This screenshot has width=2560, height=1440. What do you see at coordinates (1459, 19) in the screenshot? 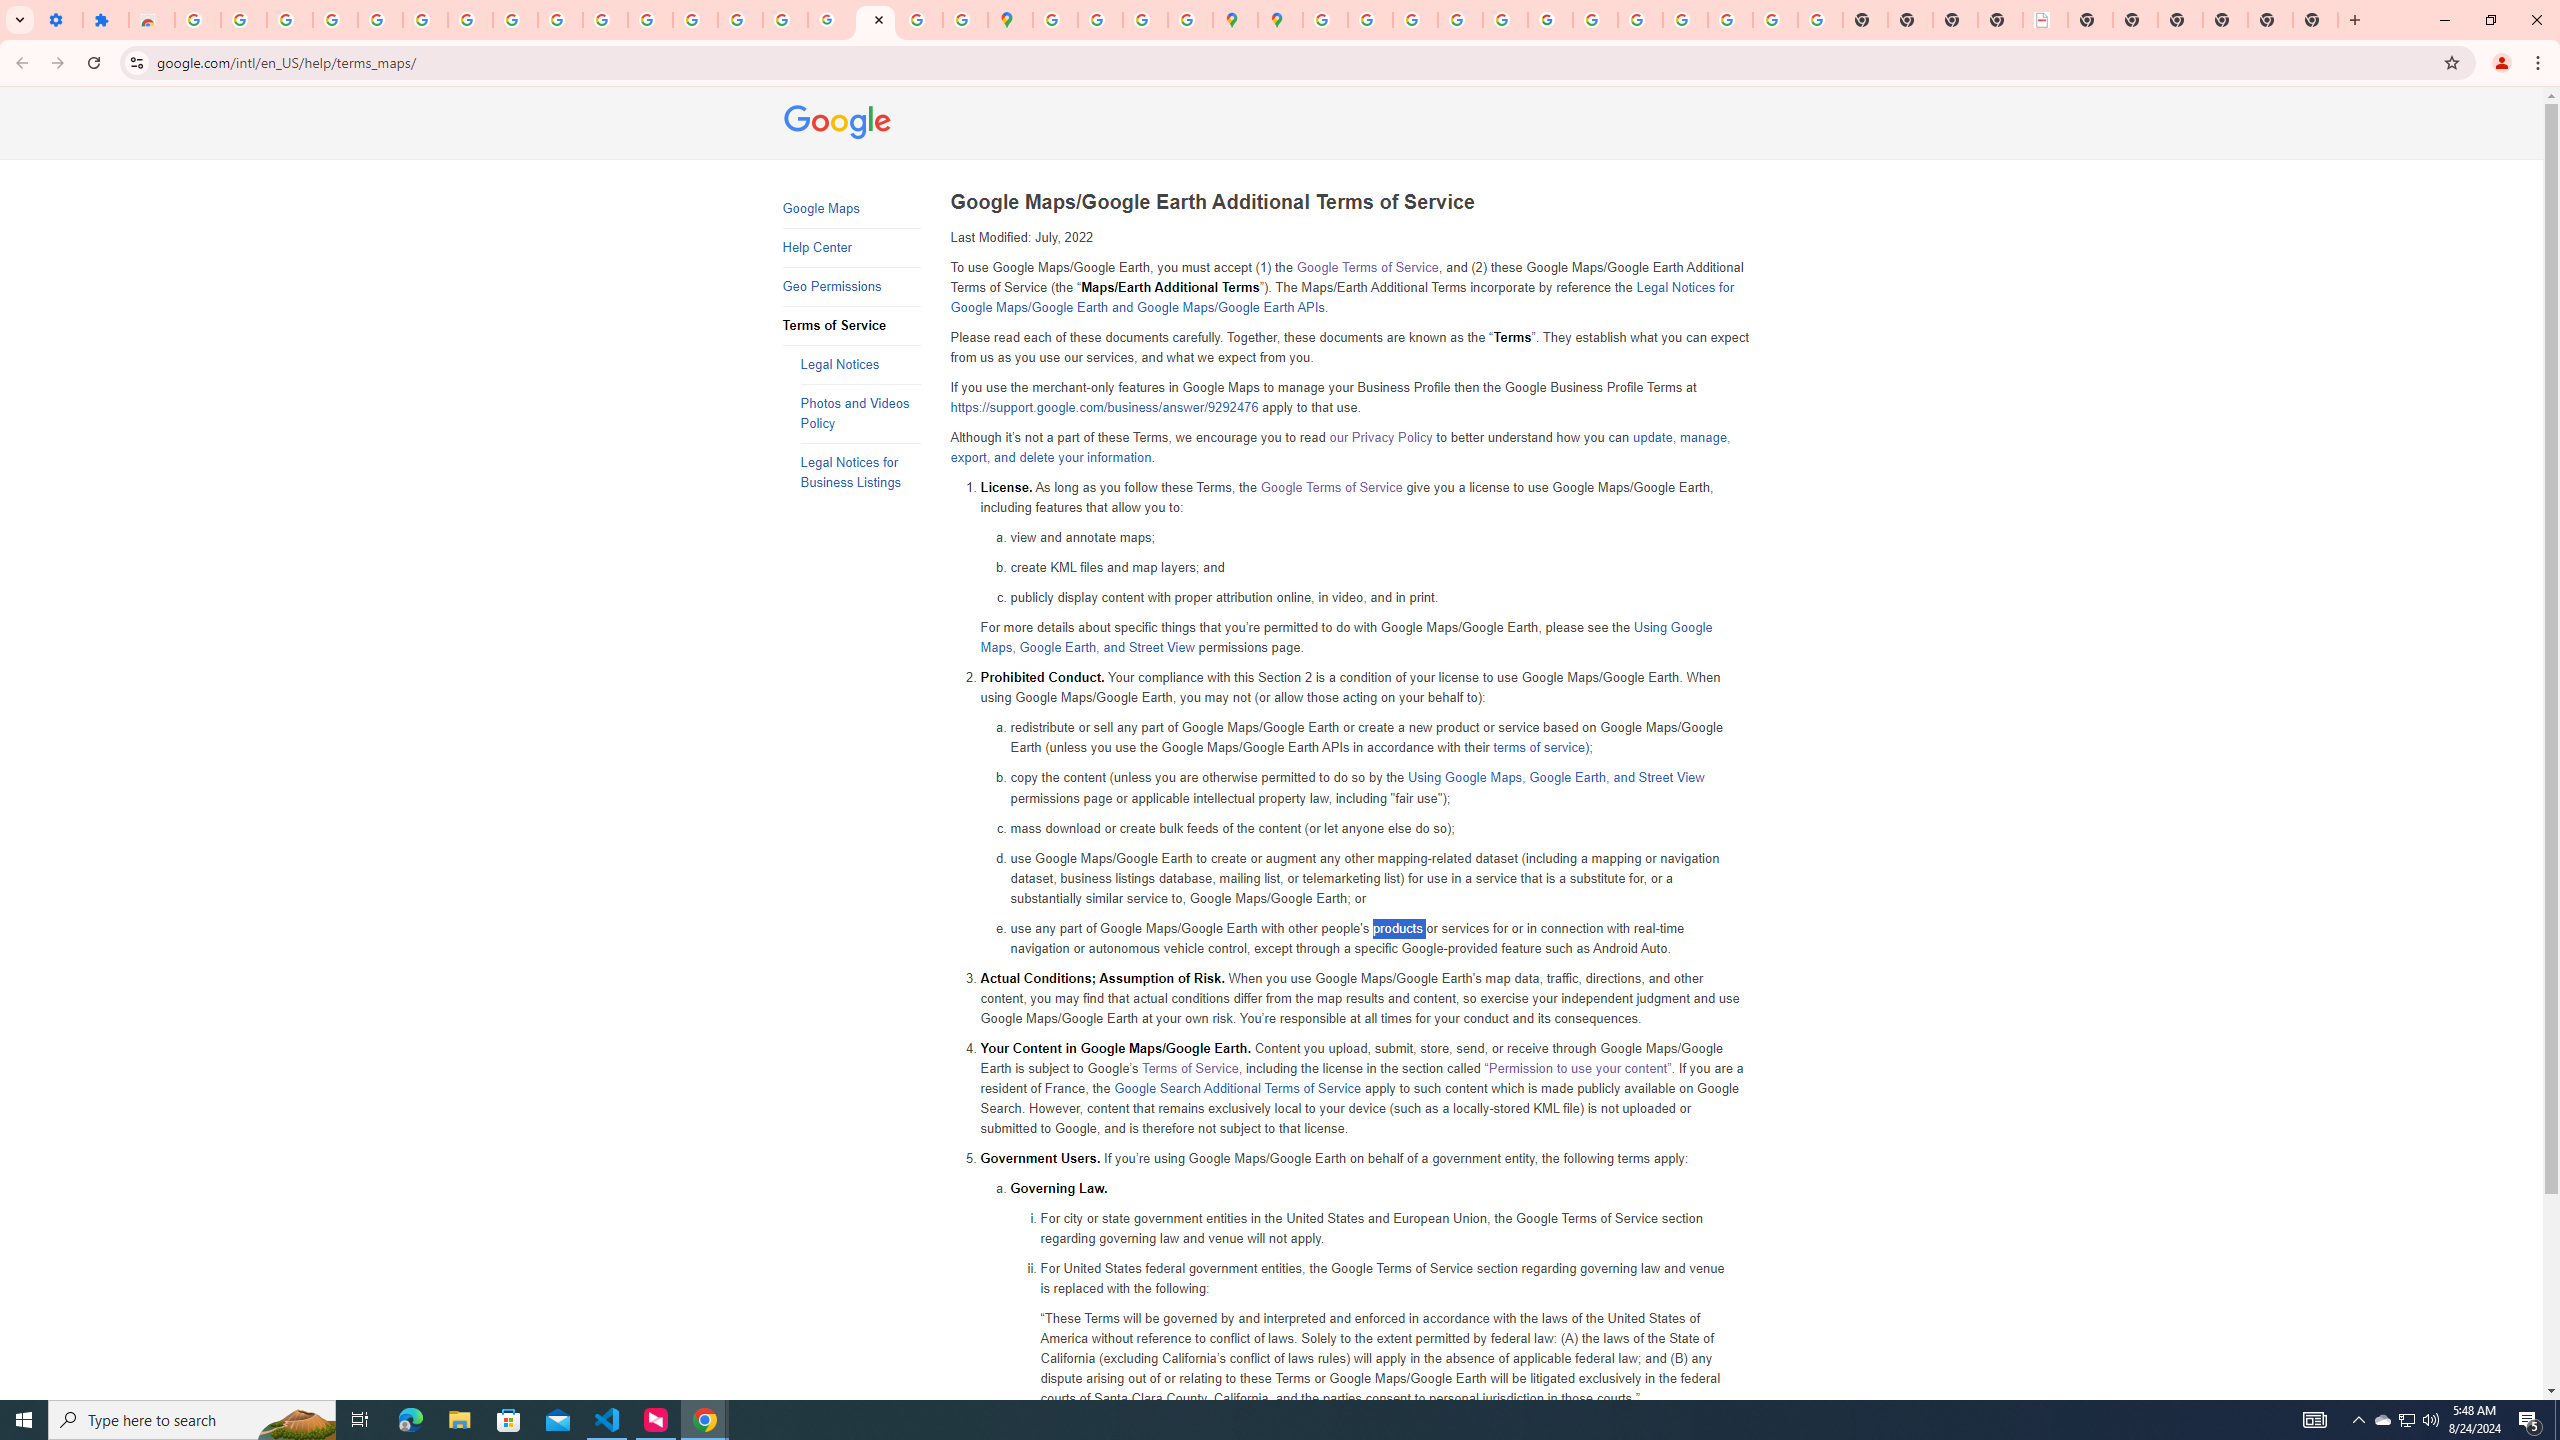
I see `'Privacy Help Center - Policies Help'` at bounding box center [1459, 19].